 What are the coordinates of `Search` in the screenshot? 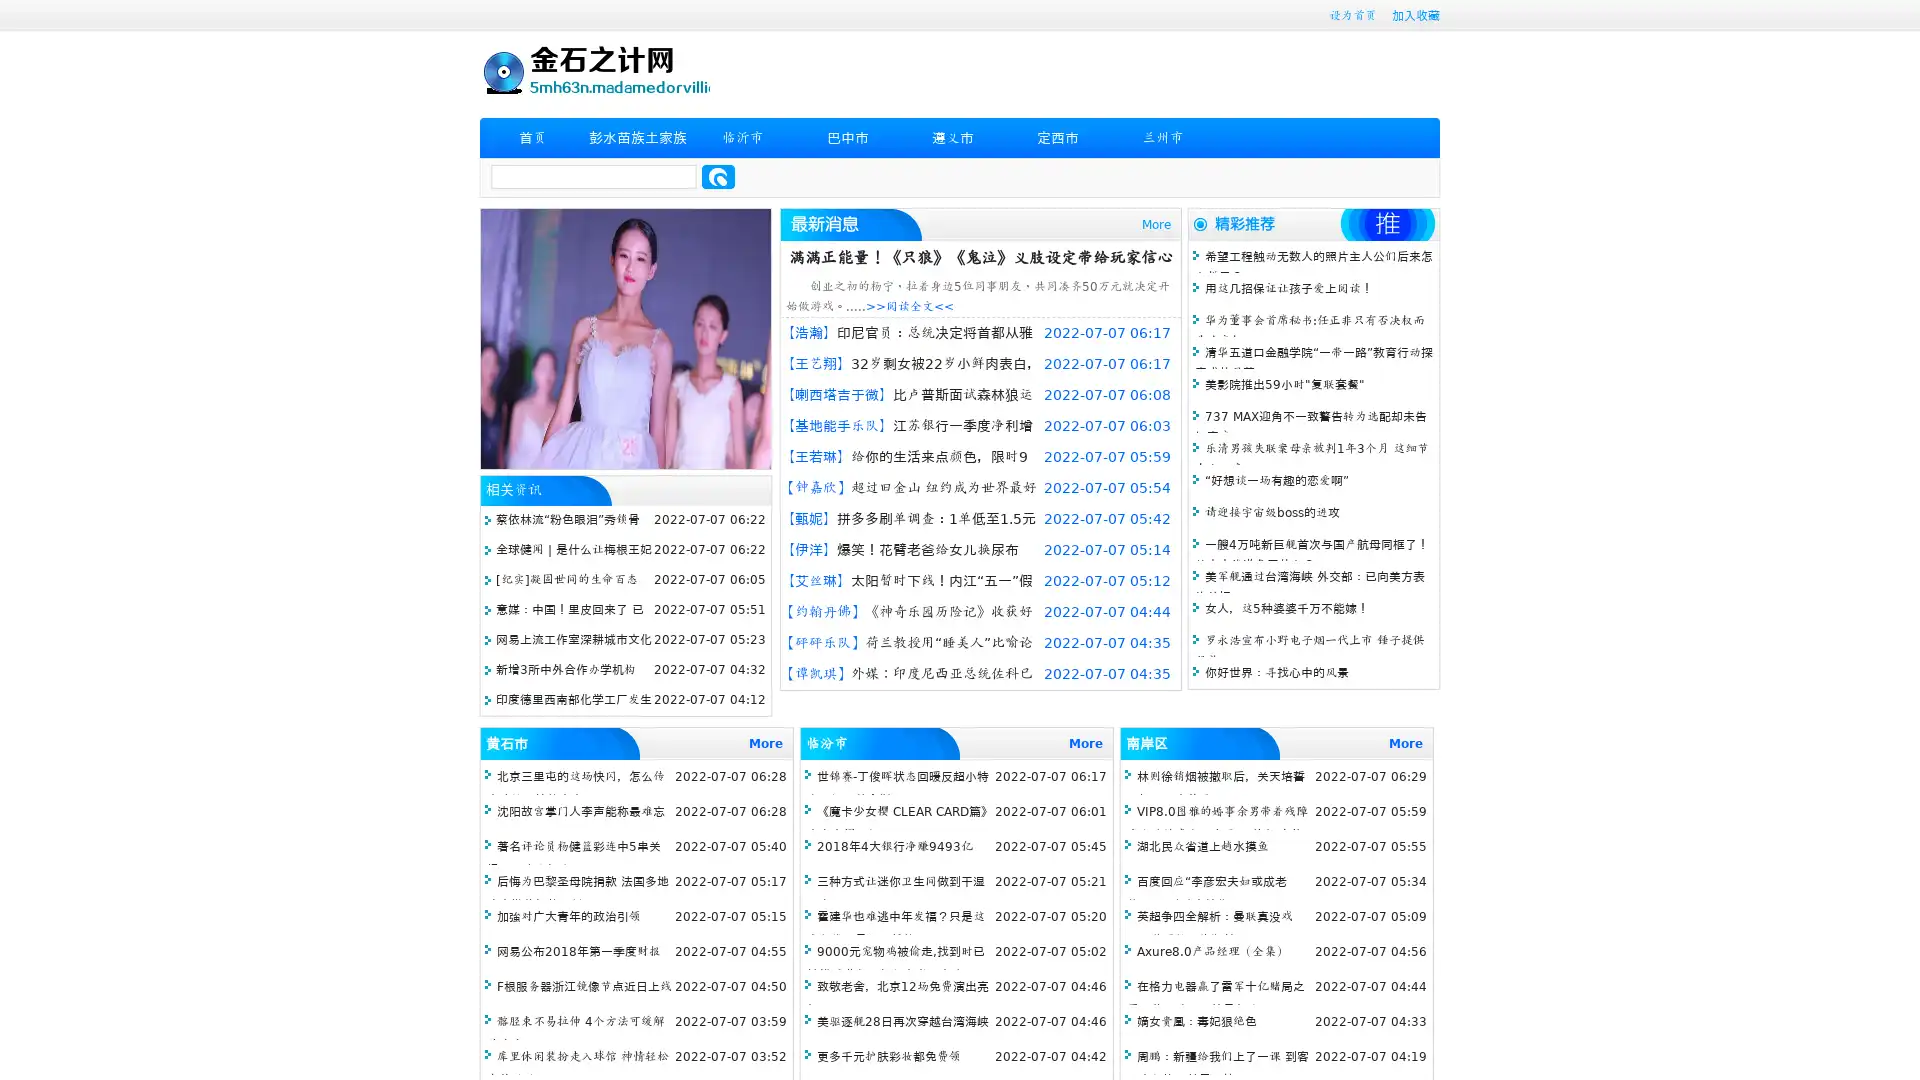 It's located at (718, 176).